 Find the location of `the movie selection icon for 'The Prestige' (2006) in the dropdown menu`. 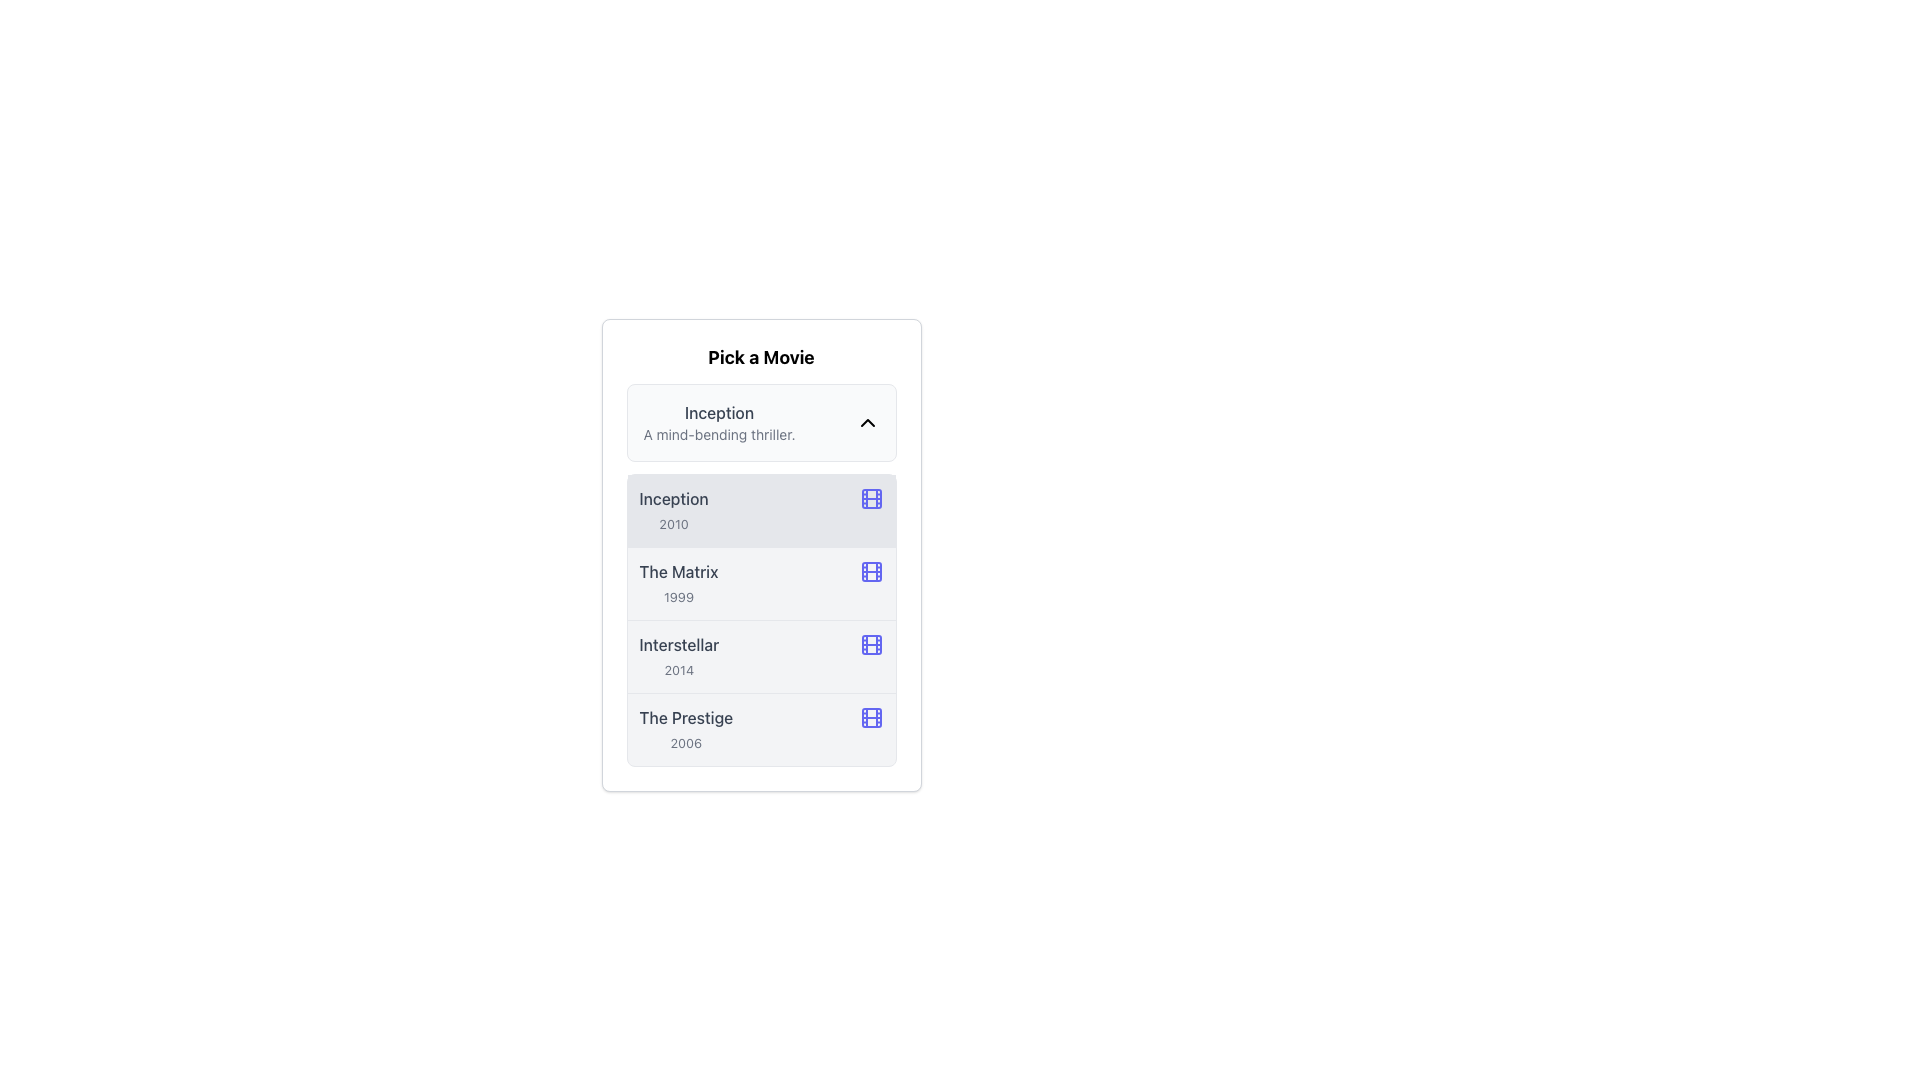

the movie selection icon for 'The Prestige' (2006) in the dropdown menu is located at coordinates (871, 716).